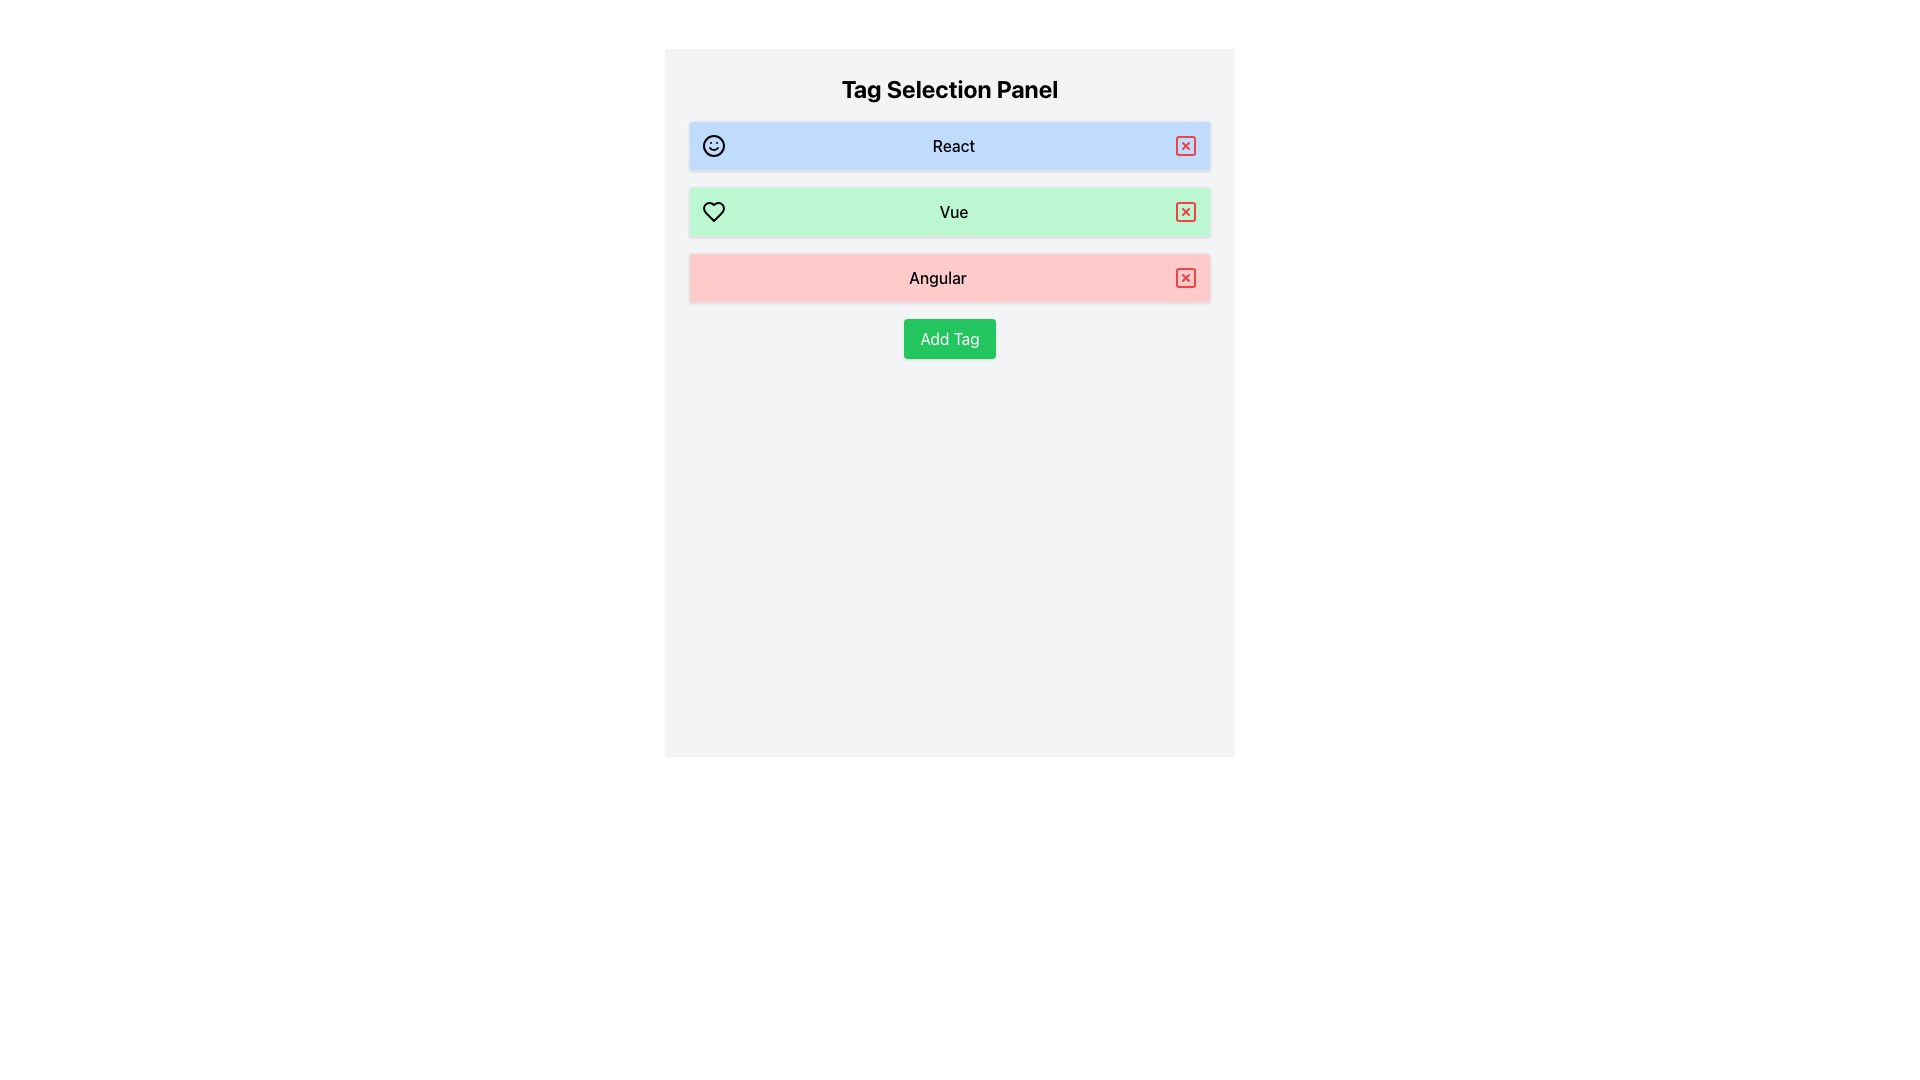  Describe the element at coordinates (1185, 277) in the screenshot. I see `the deletion button located at the top-right of the 'Angular' block in the Tag Selection Panel` at that location.